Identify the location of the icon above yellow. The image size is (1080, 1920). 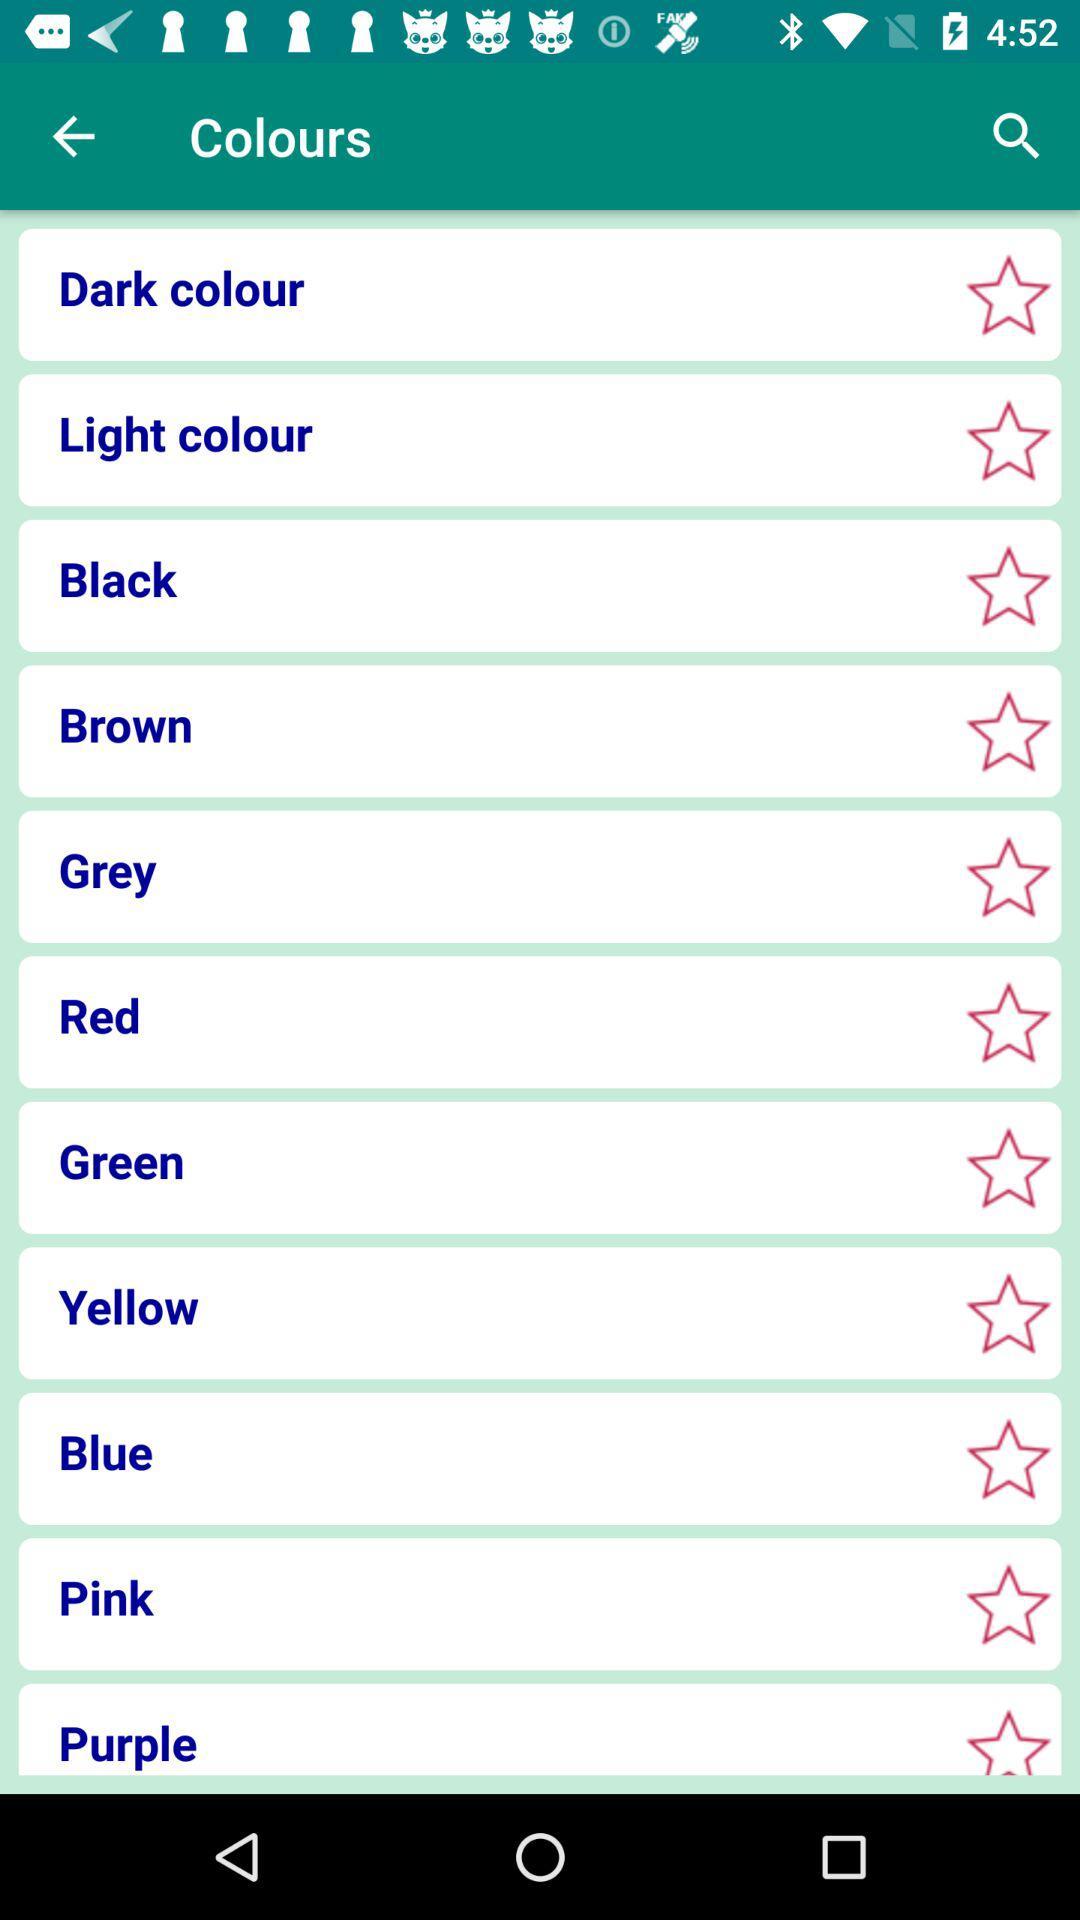
(481, 1160).